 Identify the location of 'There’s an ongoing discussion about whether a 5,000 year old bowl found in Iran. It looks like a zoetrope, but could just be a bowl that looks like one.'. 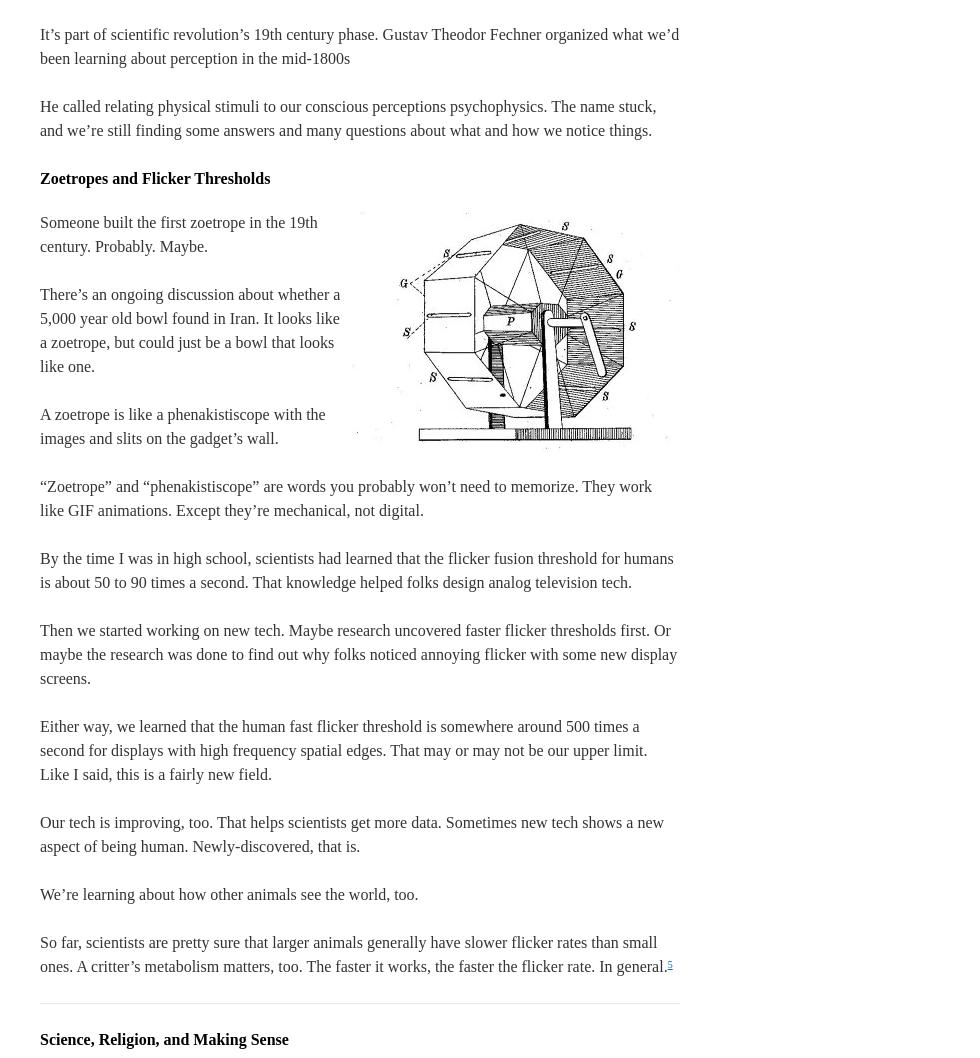
(190, 329).